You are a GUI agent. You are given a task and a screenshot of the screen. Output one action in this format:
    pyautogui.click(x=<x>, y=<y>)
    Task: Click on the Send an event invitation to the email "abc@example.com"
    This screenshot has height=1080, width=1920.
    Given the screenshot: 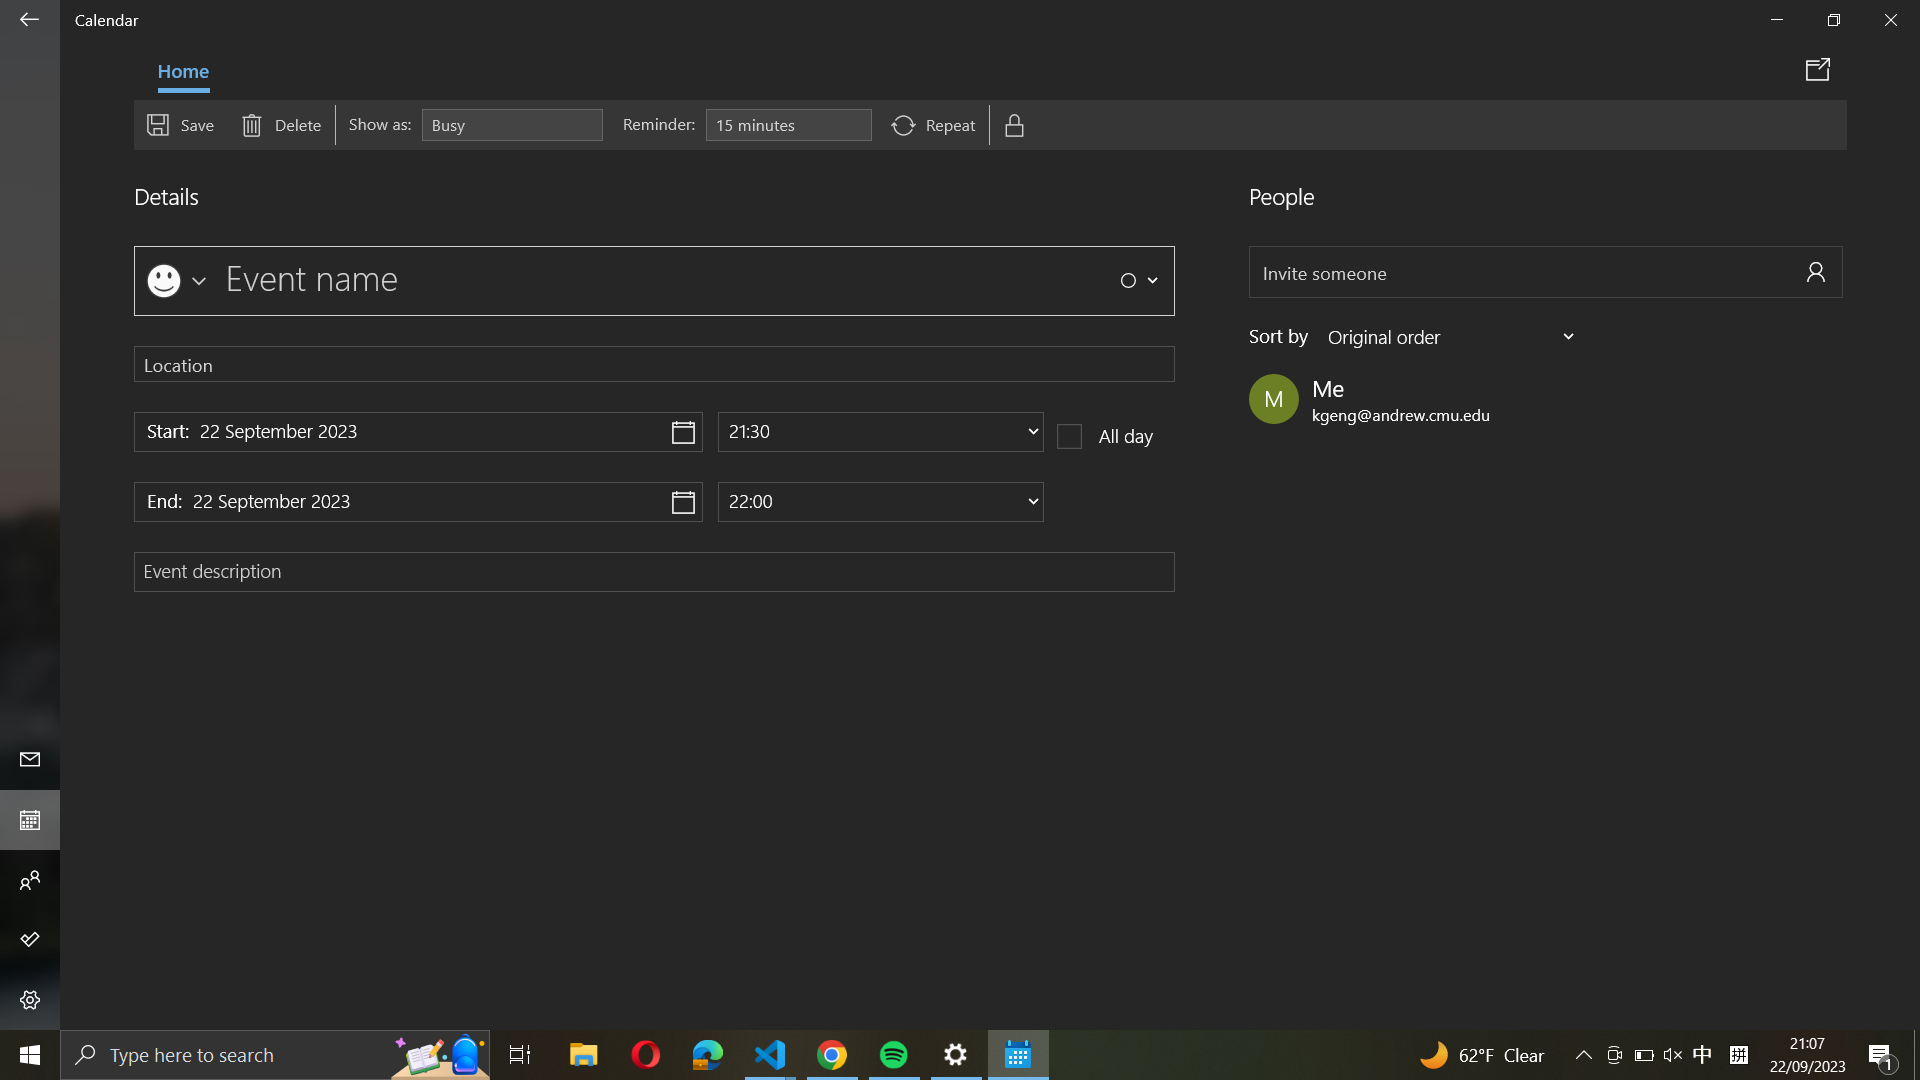 What is the action you would take?
    pyautogui.click(x=1545, y=272)
    